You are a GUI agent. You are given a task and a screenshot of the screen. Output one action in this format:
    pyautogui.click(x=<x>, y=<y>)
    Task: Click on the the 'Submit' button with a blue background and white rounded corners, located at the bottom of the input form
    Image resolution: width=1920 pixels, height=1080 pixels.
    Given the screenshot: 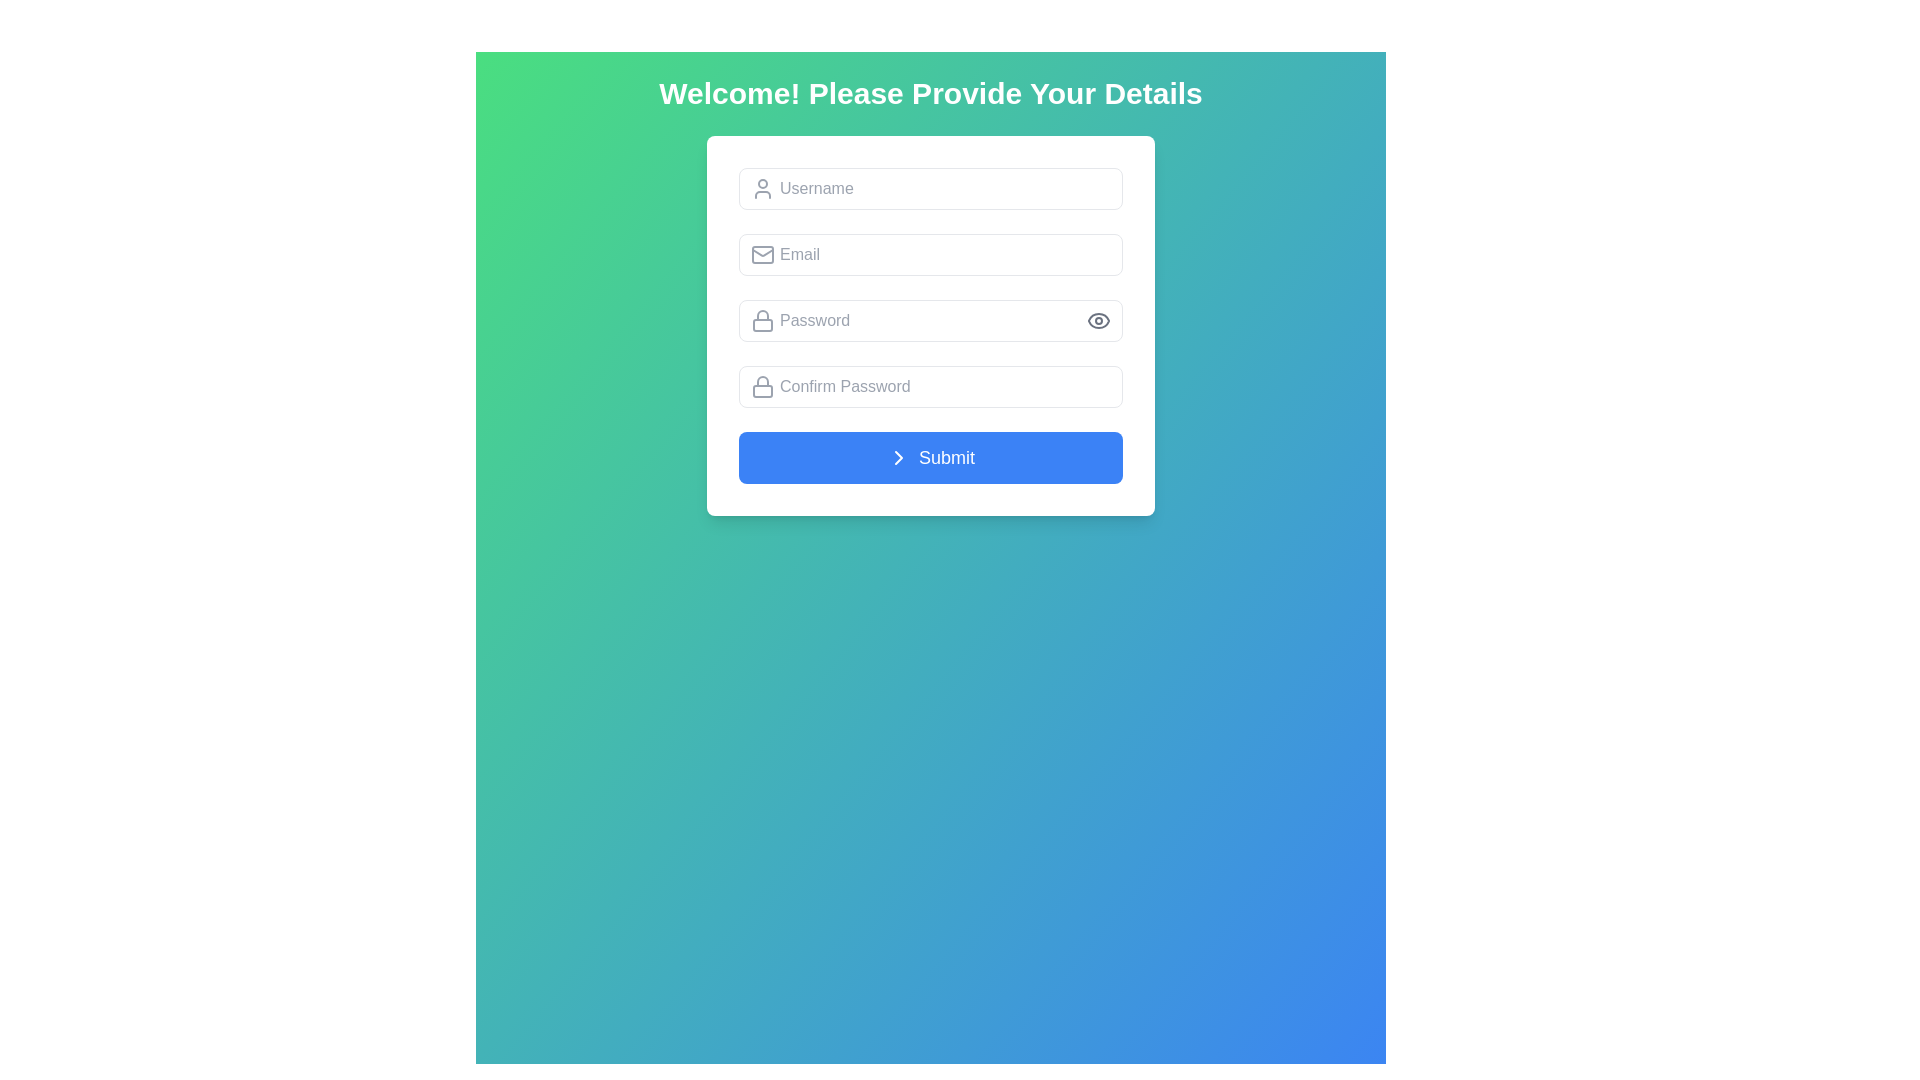 What is the action you would take?
    pyautogui.click(x=930, y=458)
    